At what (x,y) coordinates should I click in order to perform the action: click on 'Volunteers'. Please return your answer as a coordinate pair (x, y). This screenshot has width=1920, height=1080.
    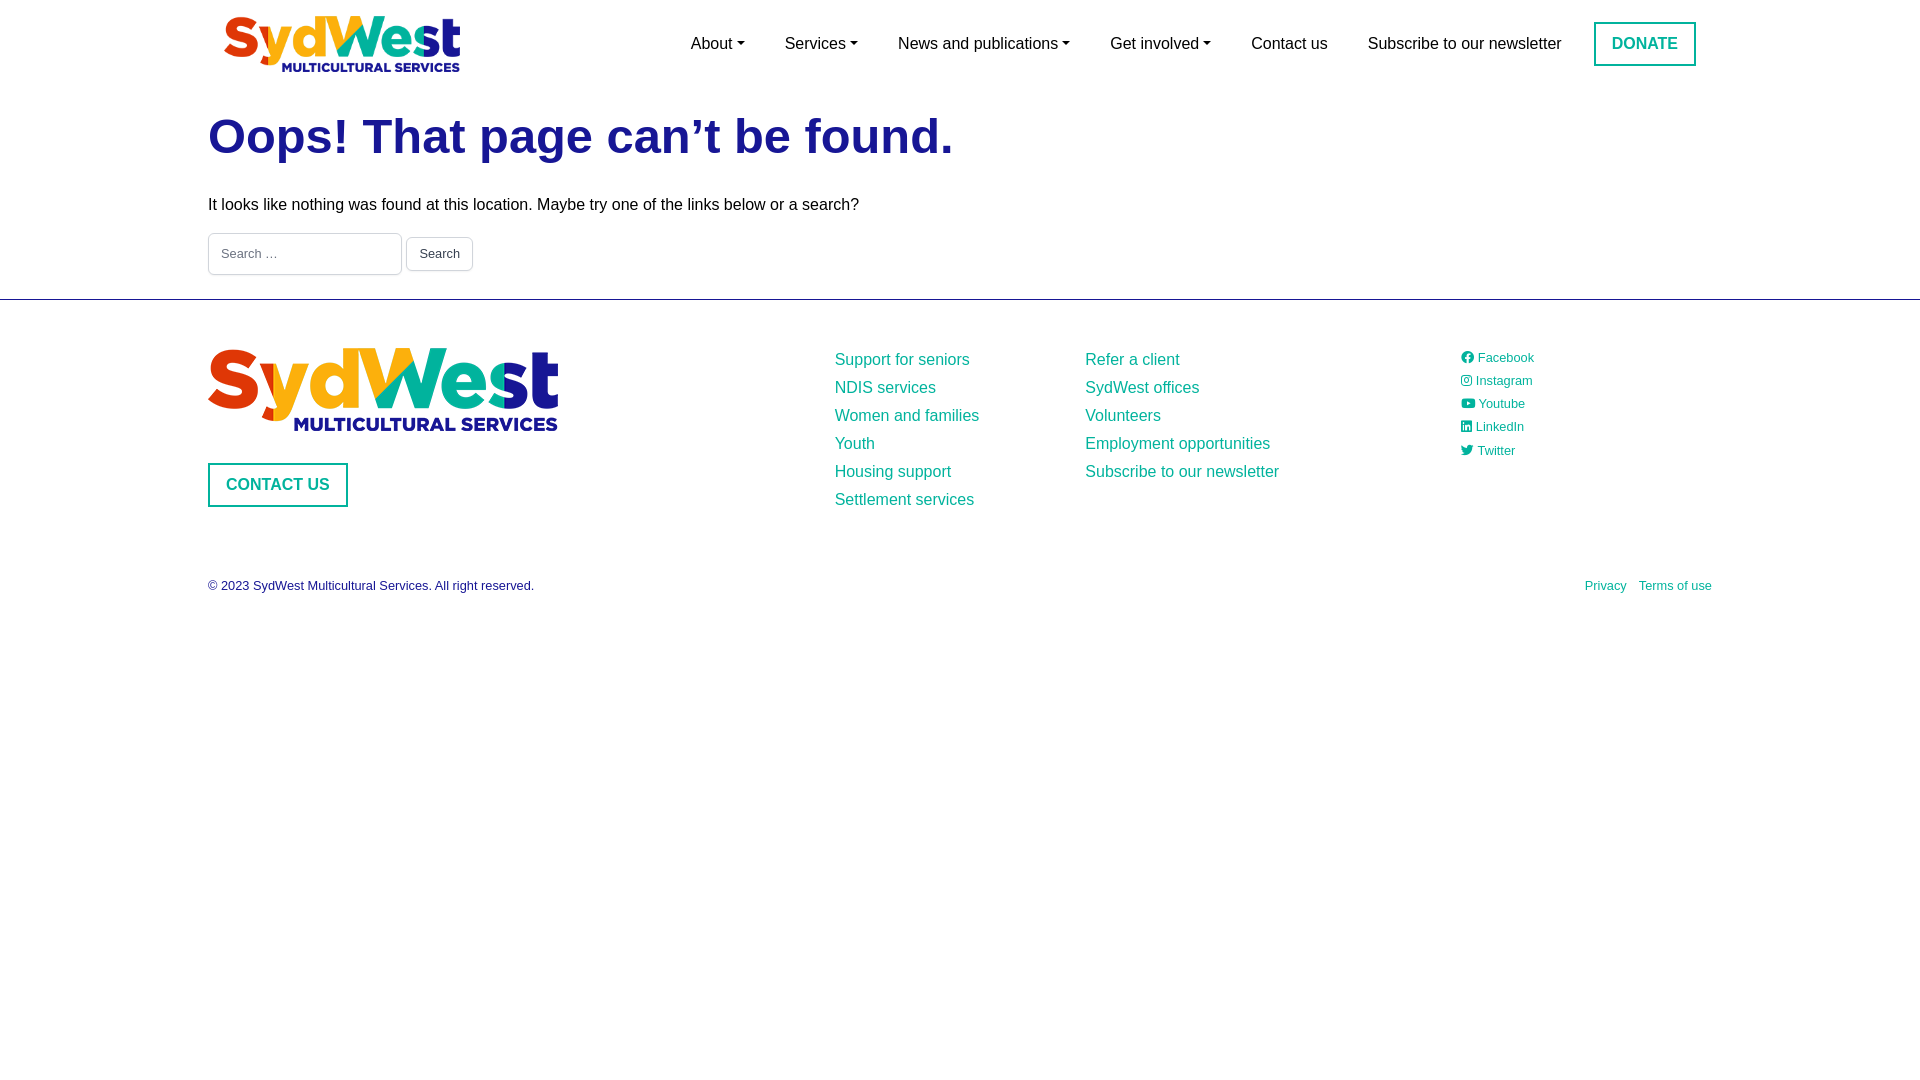
    Looking at the image, I should click on (1123, 414).